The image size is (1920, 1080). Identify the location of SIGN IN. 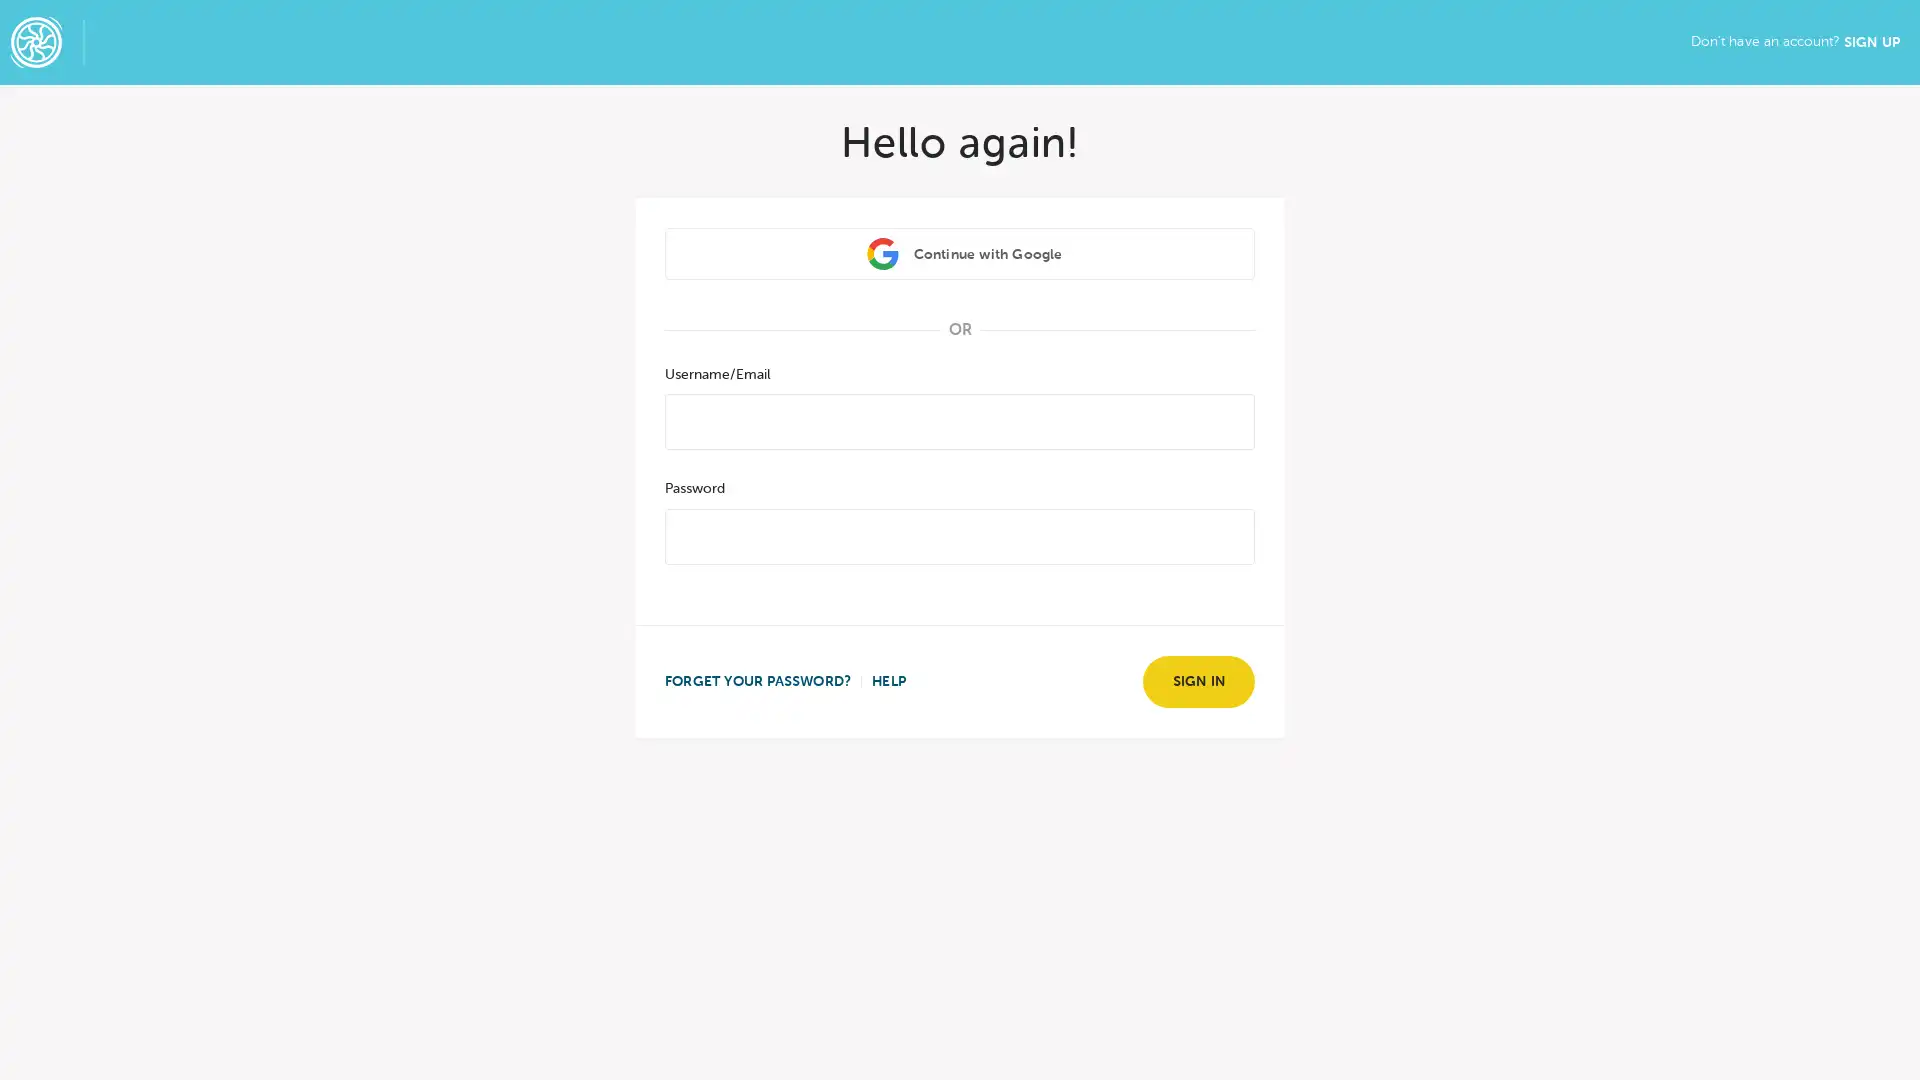
(1198, 680).